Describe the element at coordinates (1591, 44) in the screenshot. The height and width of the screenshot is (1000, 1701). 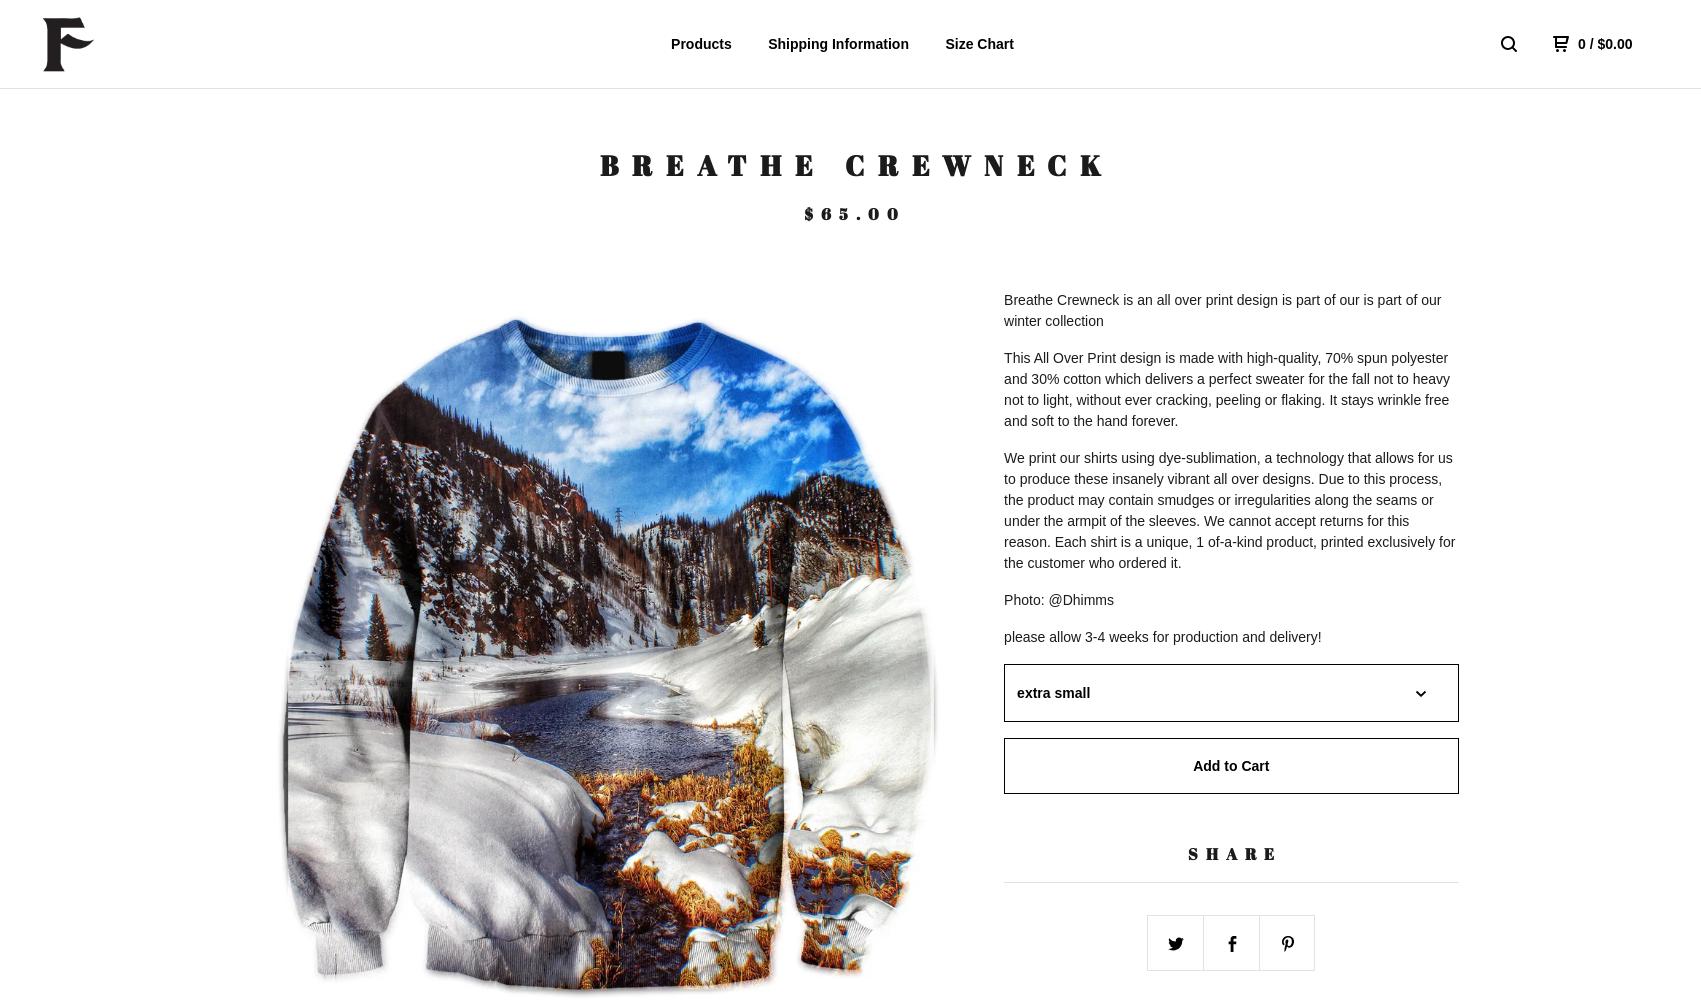
I see `'/'` at that location.